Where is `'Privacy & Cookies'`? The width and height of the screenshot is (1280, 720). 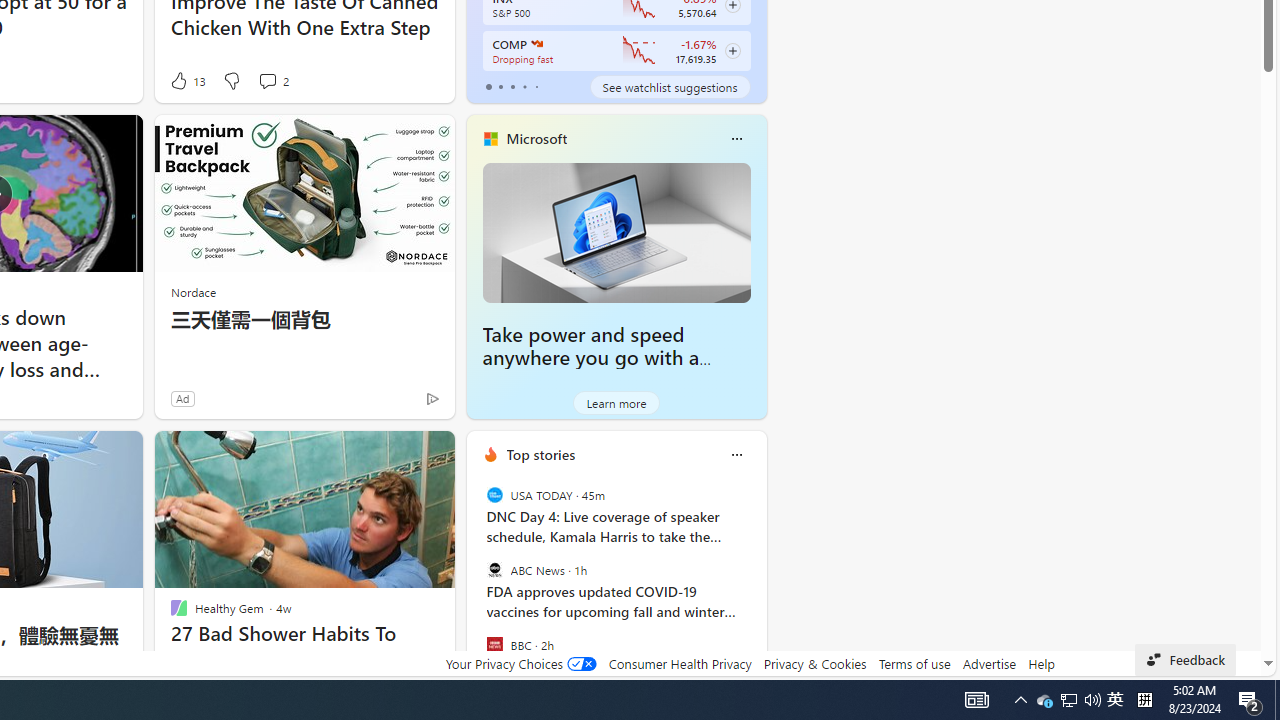
'Privacy & Cookies' is located at coordinates (814, 663).